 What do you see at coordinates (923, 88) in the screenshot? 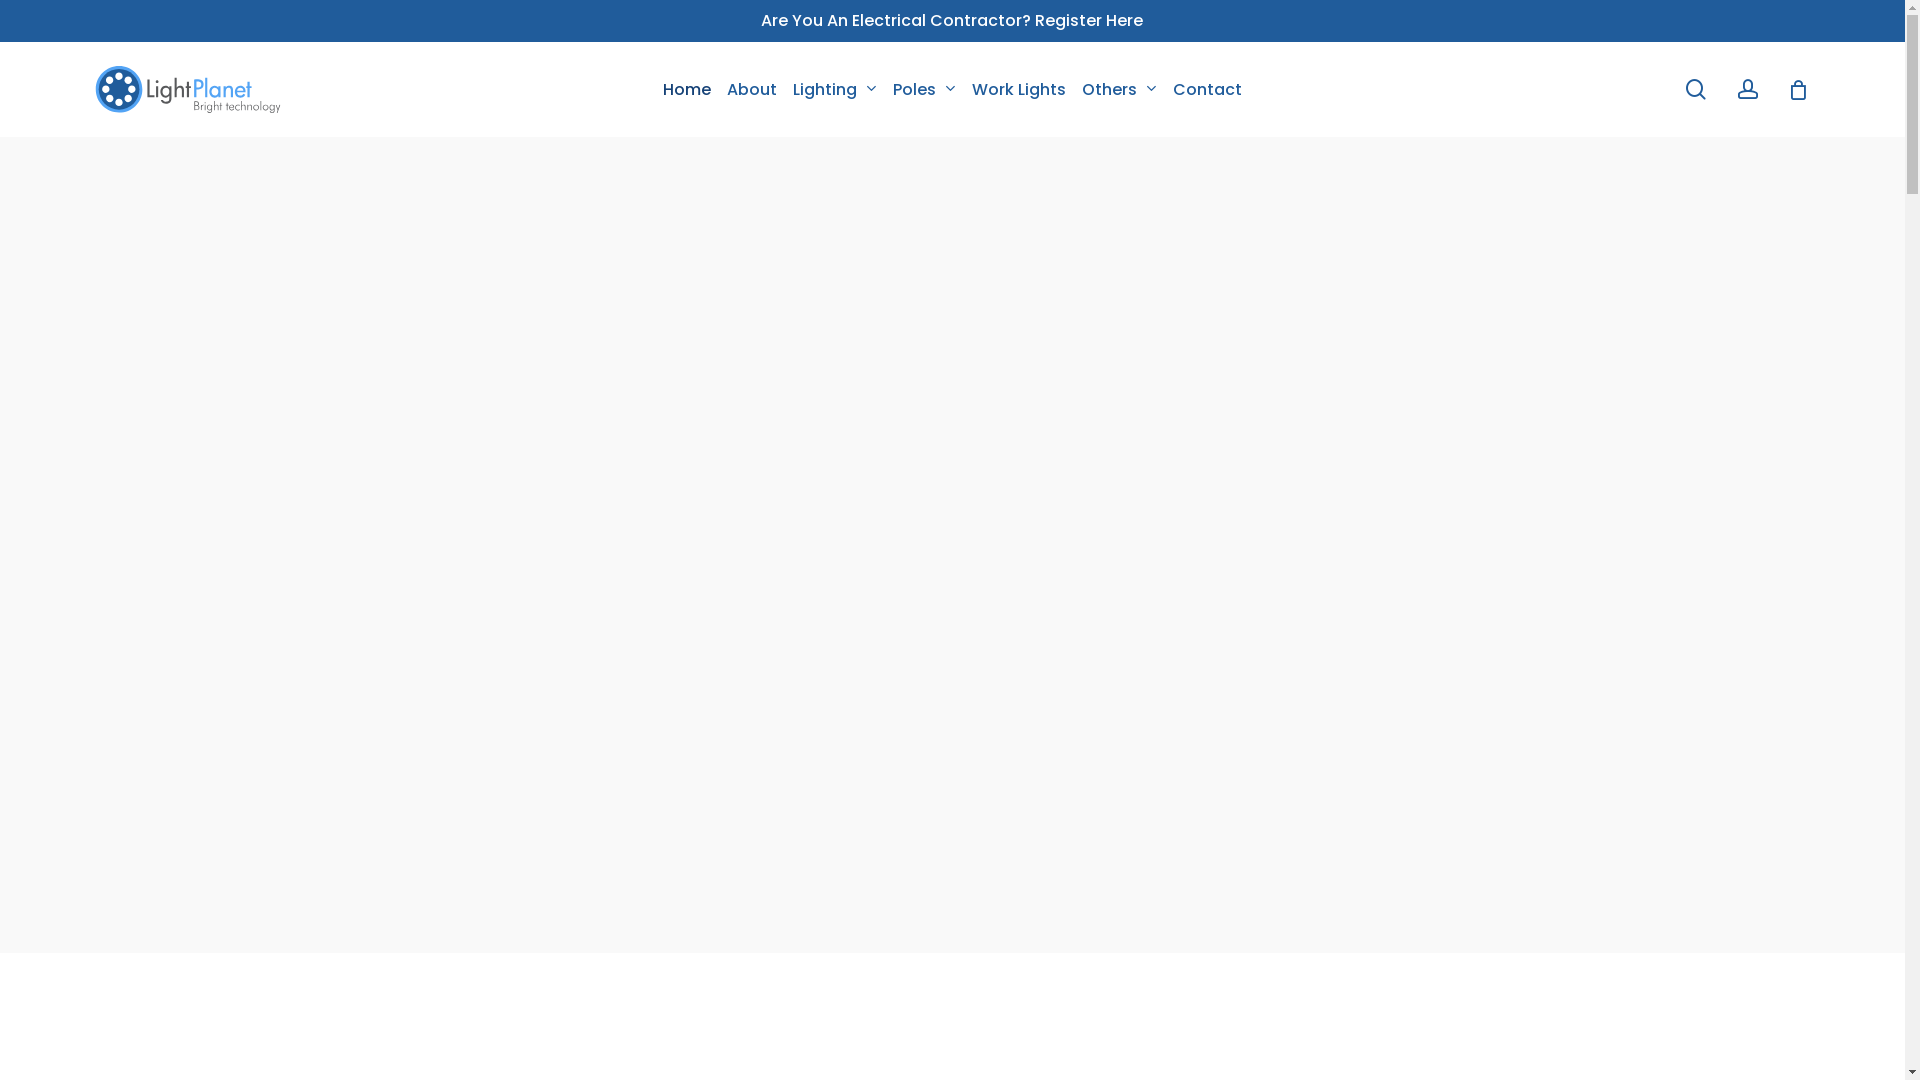
I see `'Poles'` at bounding box center [923, 88].